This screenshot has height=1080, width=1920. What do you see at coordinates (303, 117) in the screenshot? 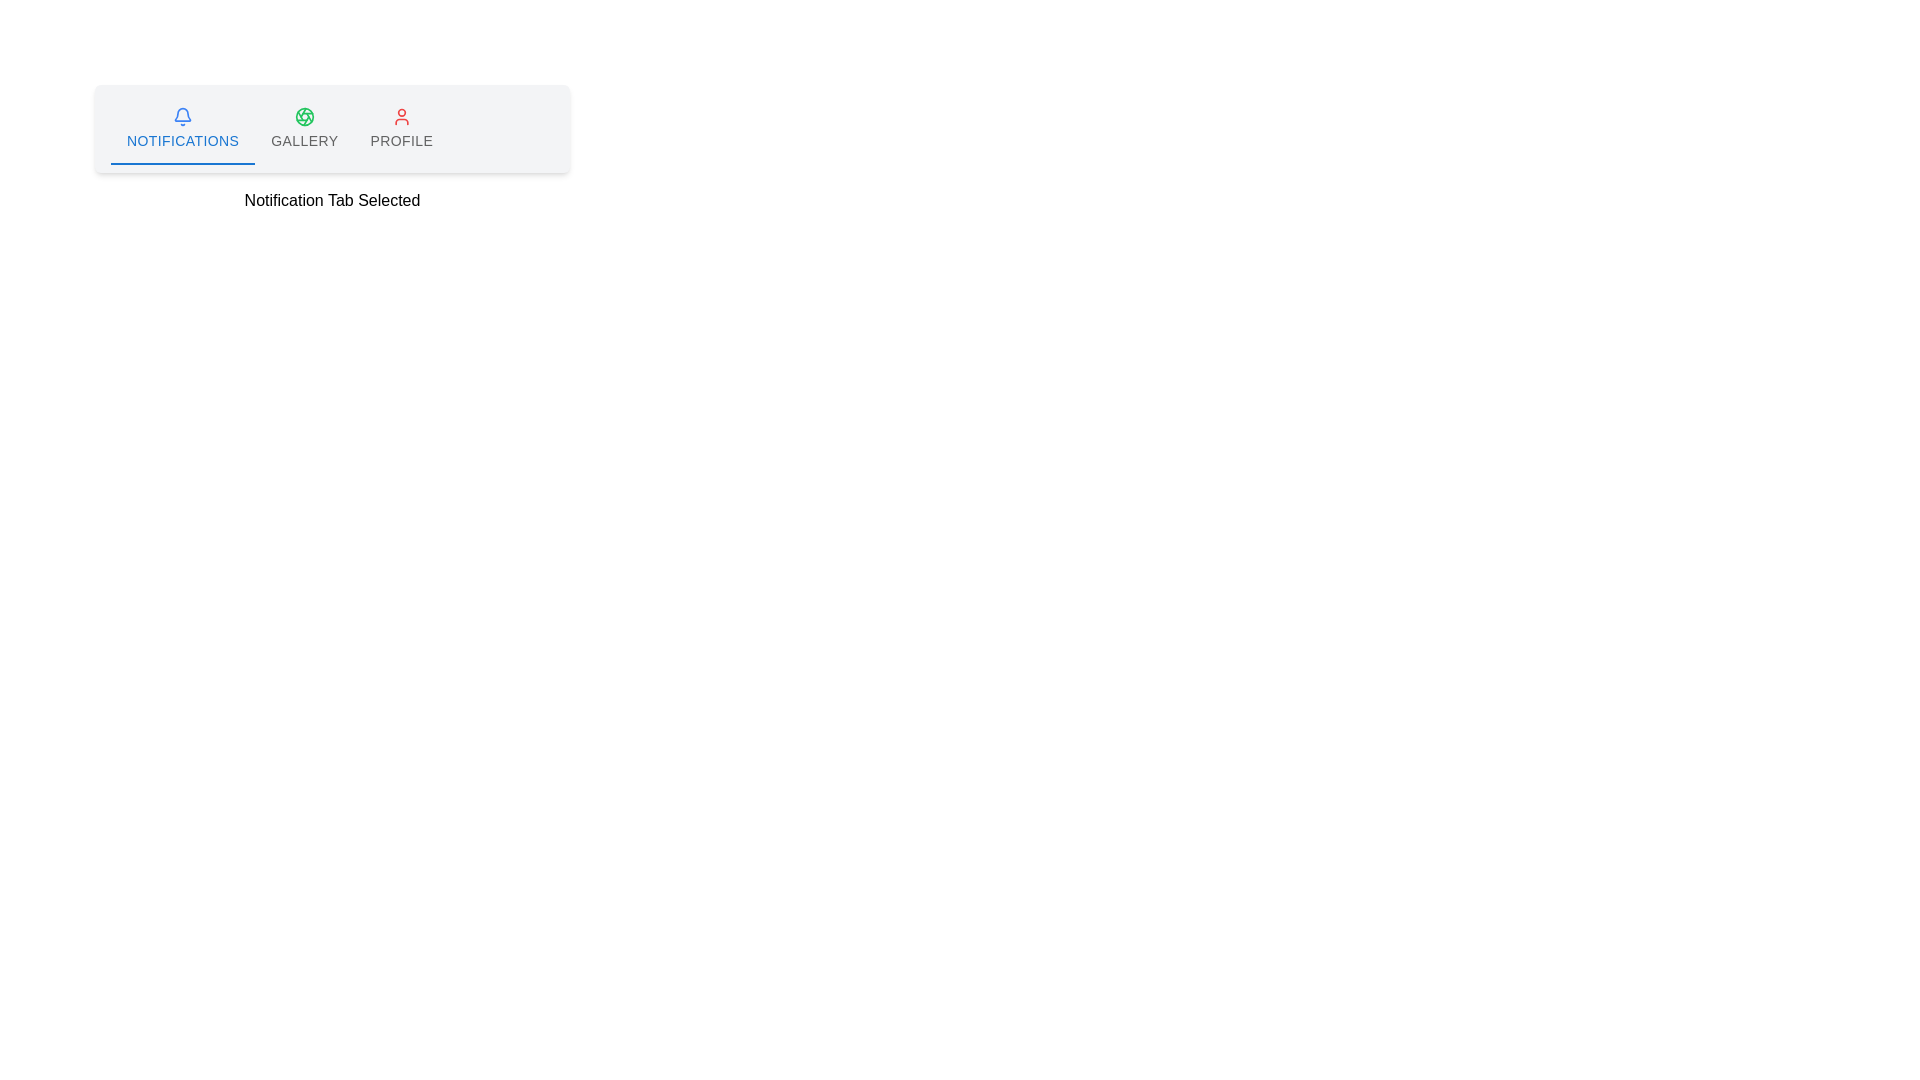
I see `the green-colored aperture icon within the 'Gallery' tab` at bounding box center [303, 117].